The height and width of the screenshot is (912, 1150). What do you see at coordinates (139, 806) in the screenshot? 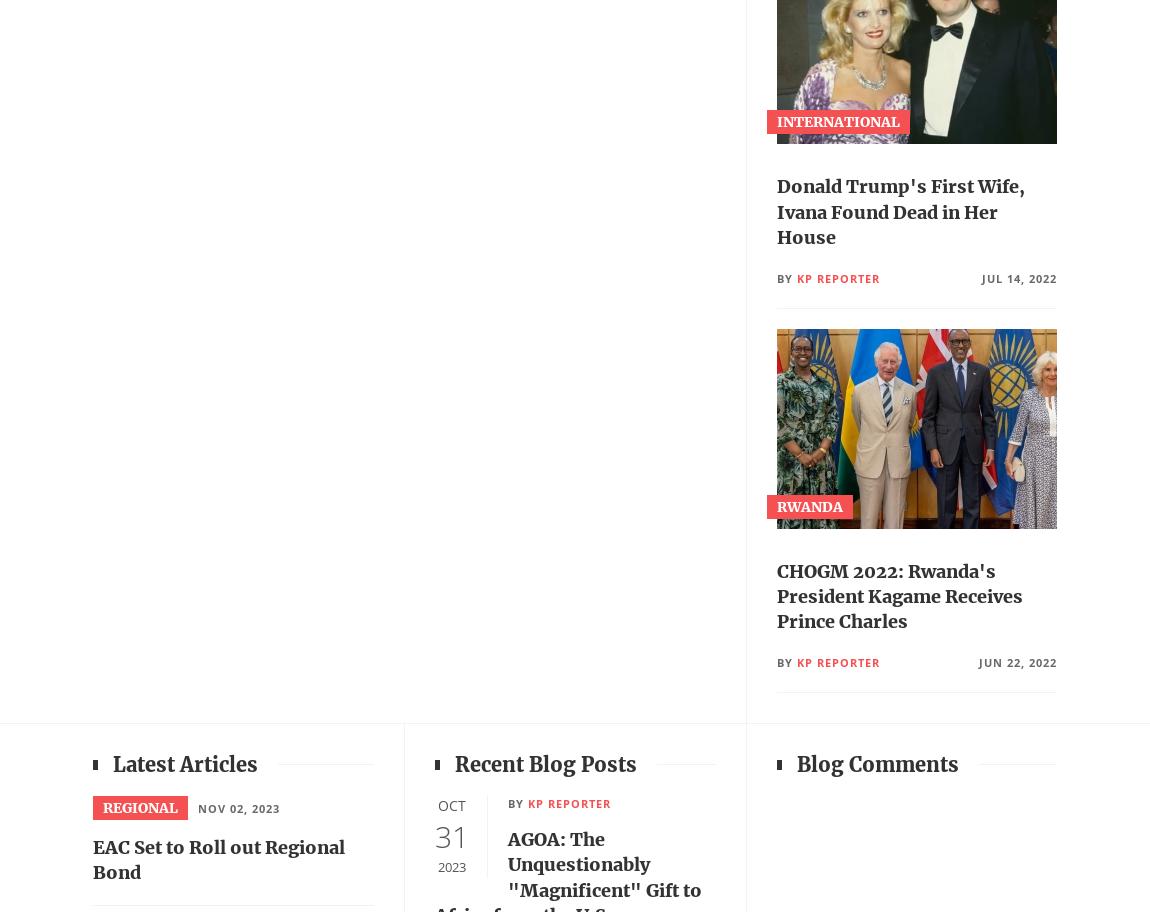
I see `'Regional'` at bounding box center [139, 806].